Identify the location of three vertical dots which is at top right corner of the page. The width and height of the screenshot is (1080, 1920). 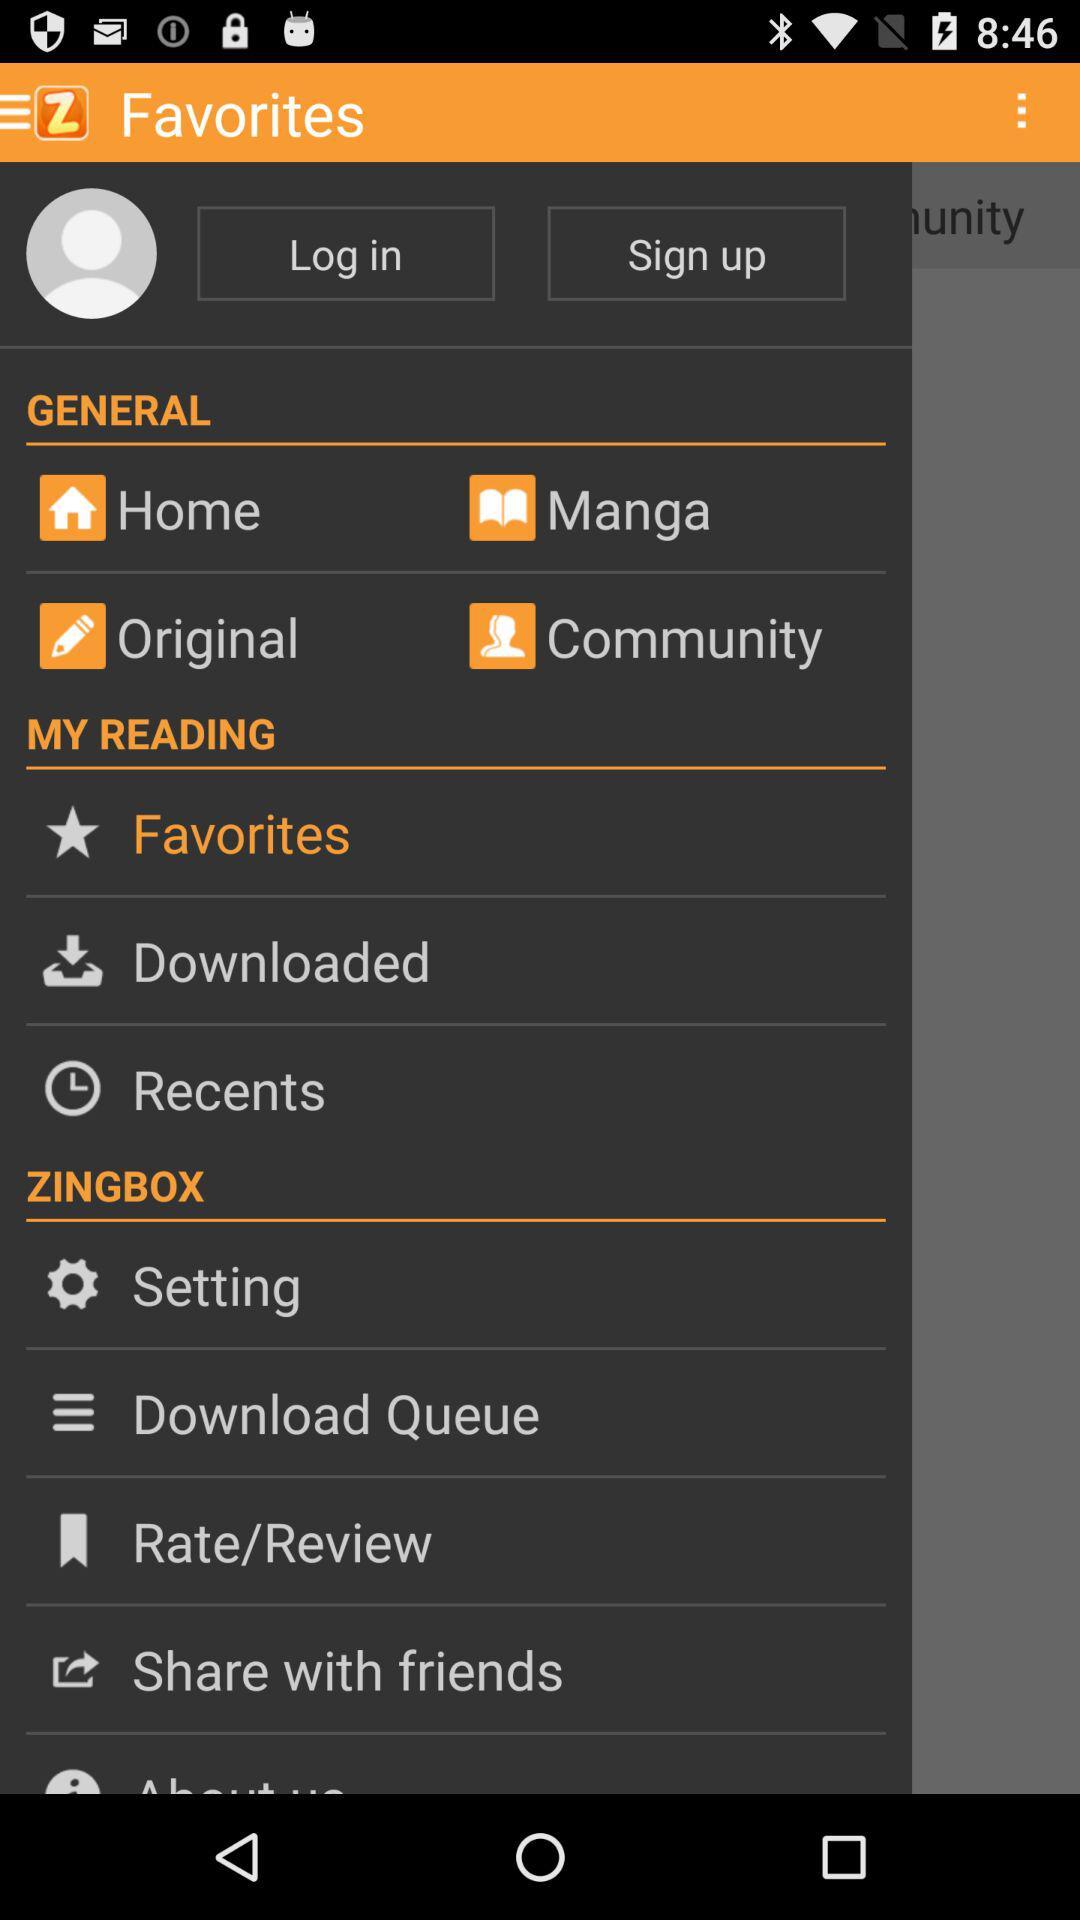
(1020, 112).